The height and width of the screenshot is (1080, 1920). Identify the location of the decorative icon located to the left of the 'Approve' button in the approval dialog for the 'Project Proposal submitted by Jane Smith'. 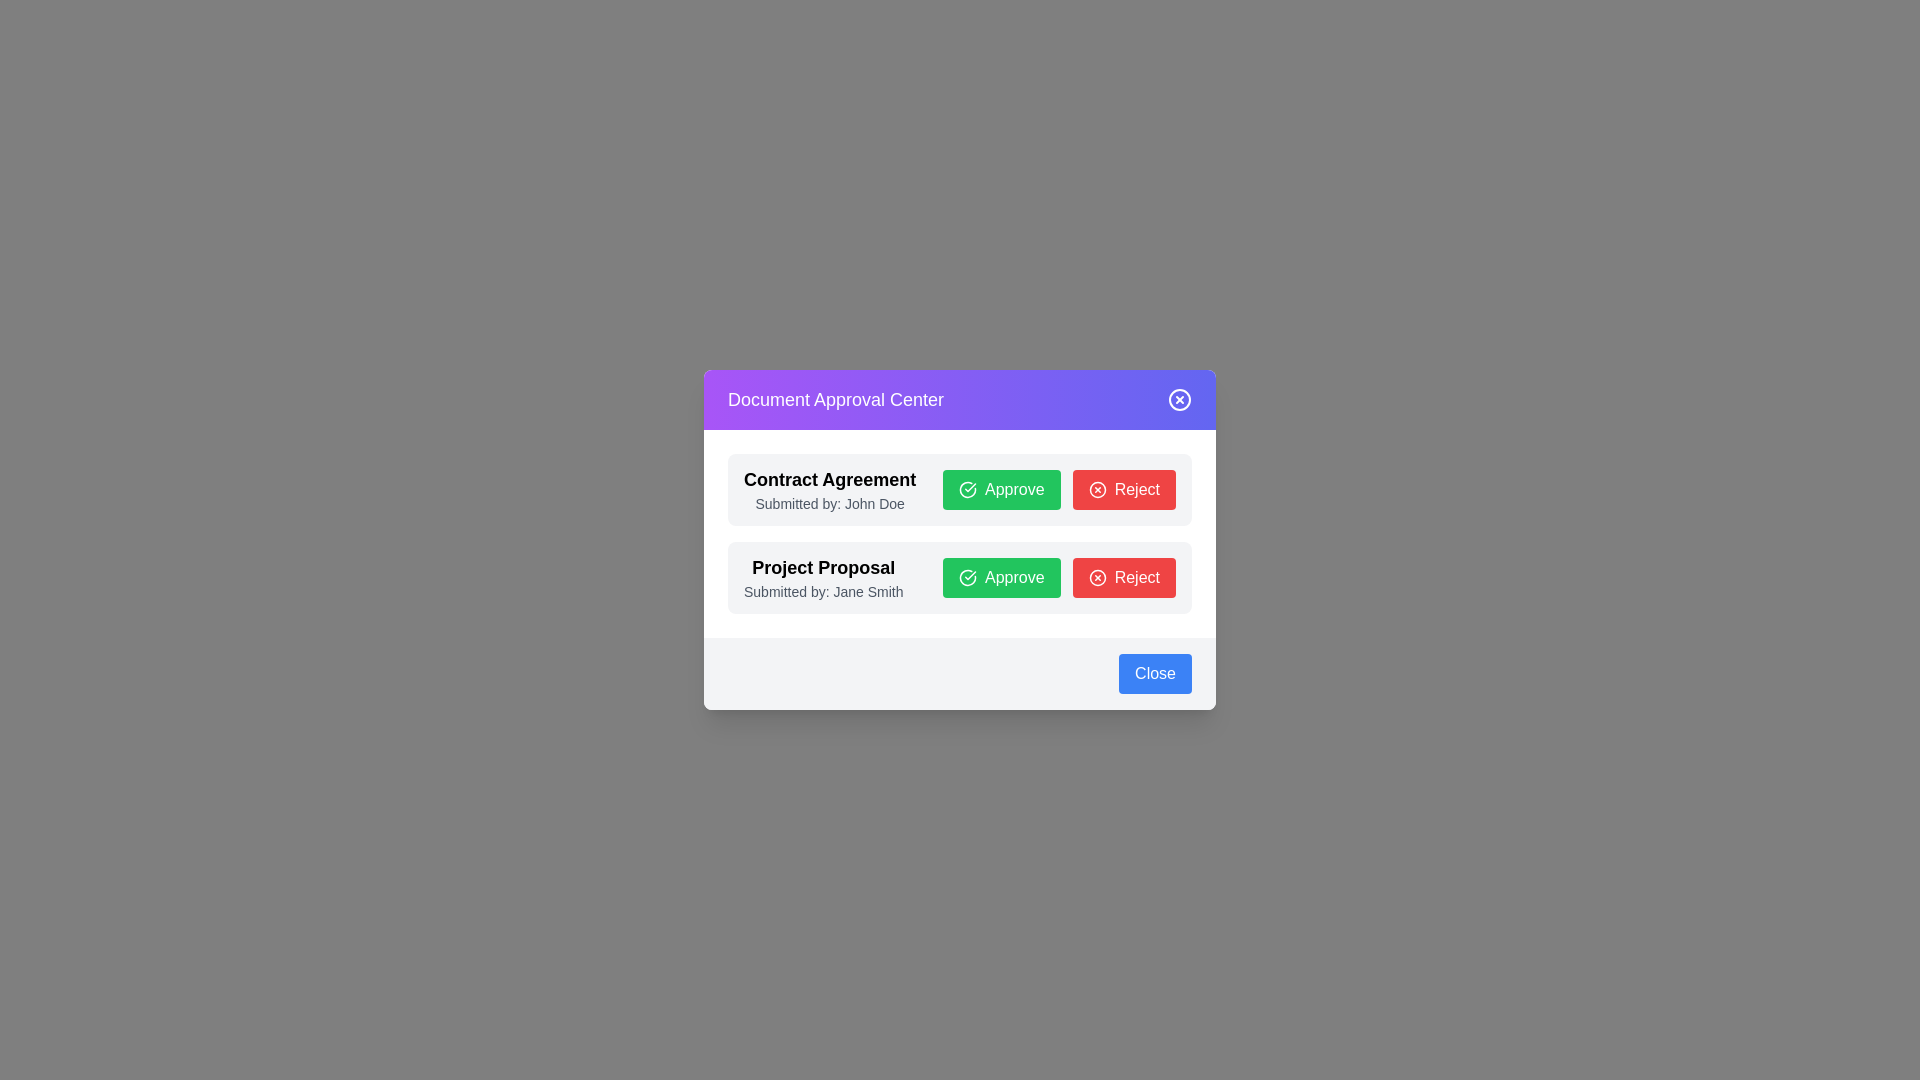
(968, 578).